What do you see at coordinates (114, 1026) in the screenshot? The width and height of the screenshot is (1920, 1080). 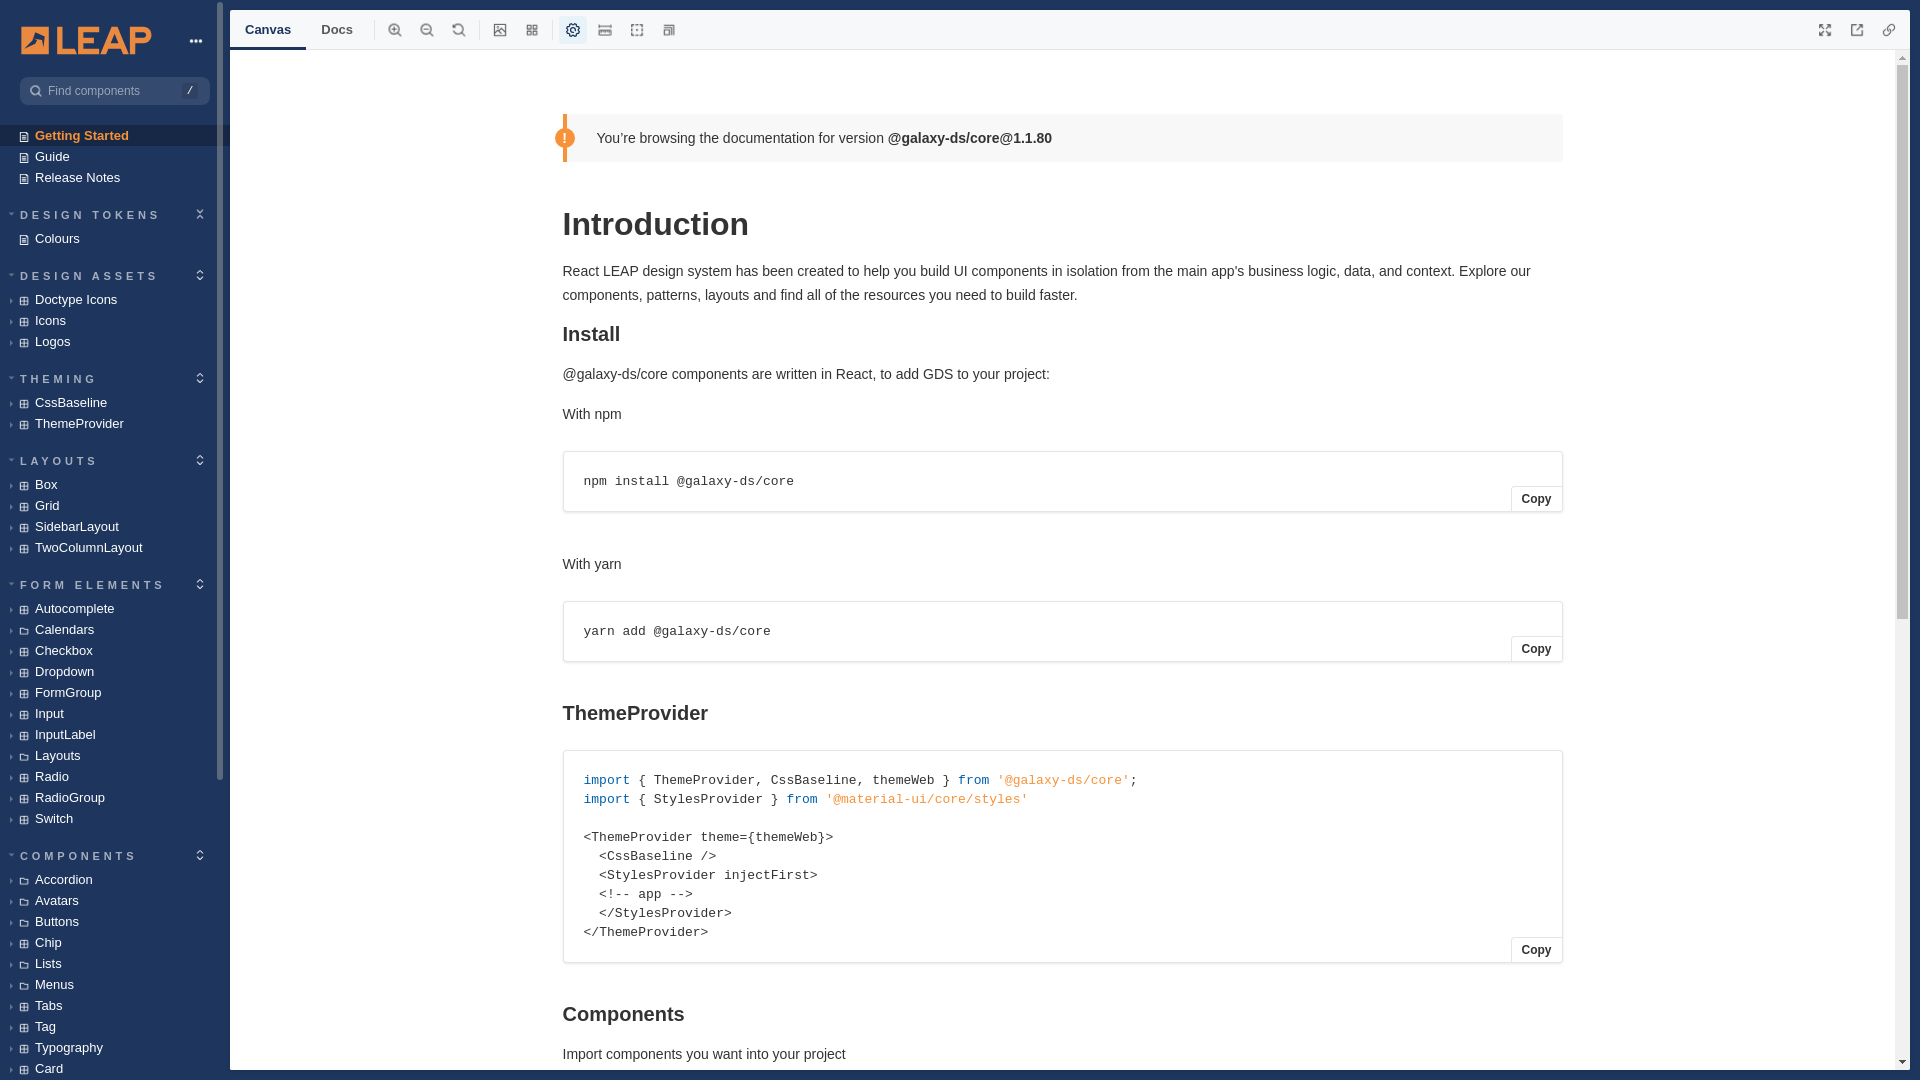 I see `'Tag'` at bounding box center [114, 1026].